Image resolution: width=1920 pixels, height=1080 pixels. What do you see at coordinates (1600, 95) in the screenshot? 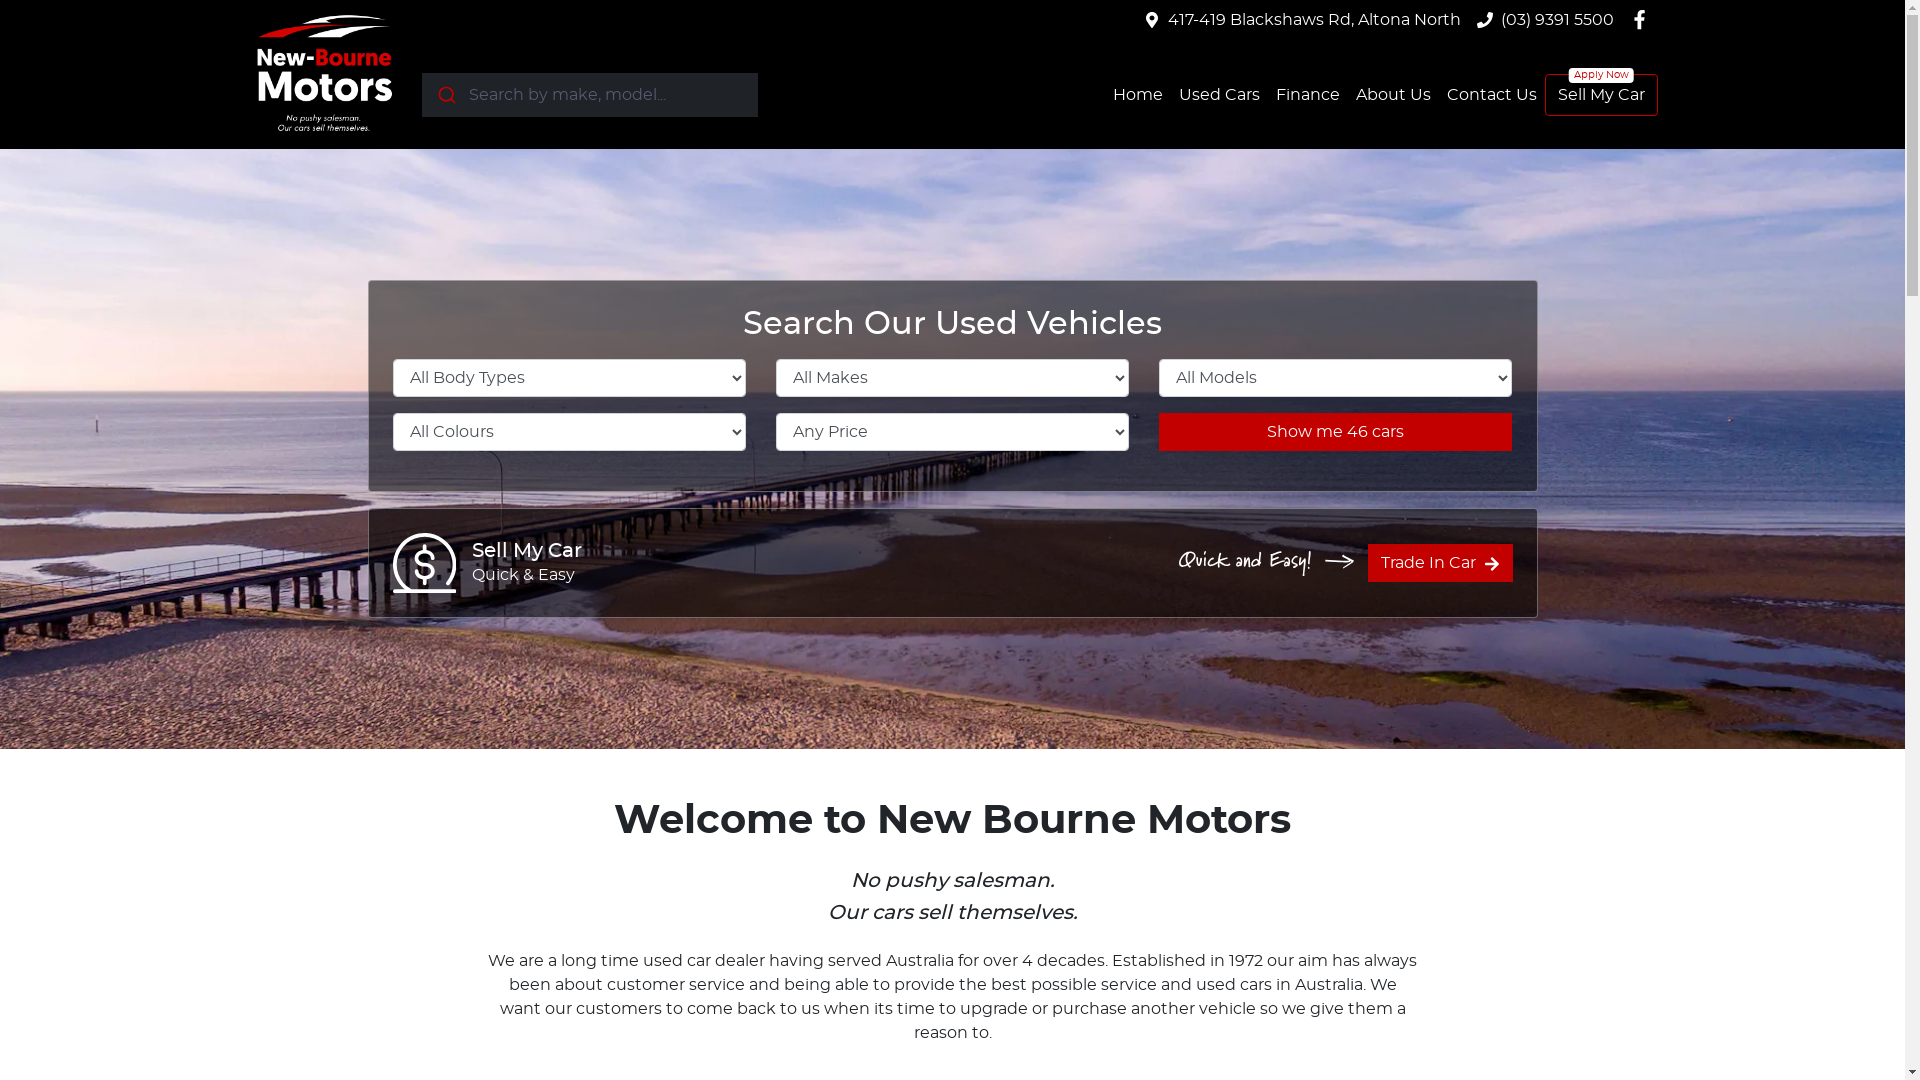
I see `'Sell My Car'` at bounding box center [1600, 95].